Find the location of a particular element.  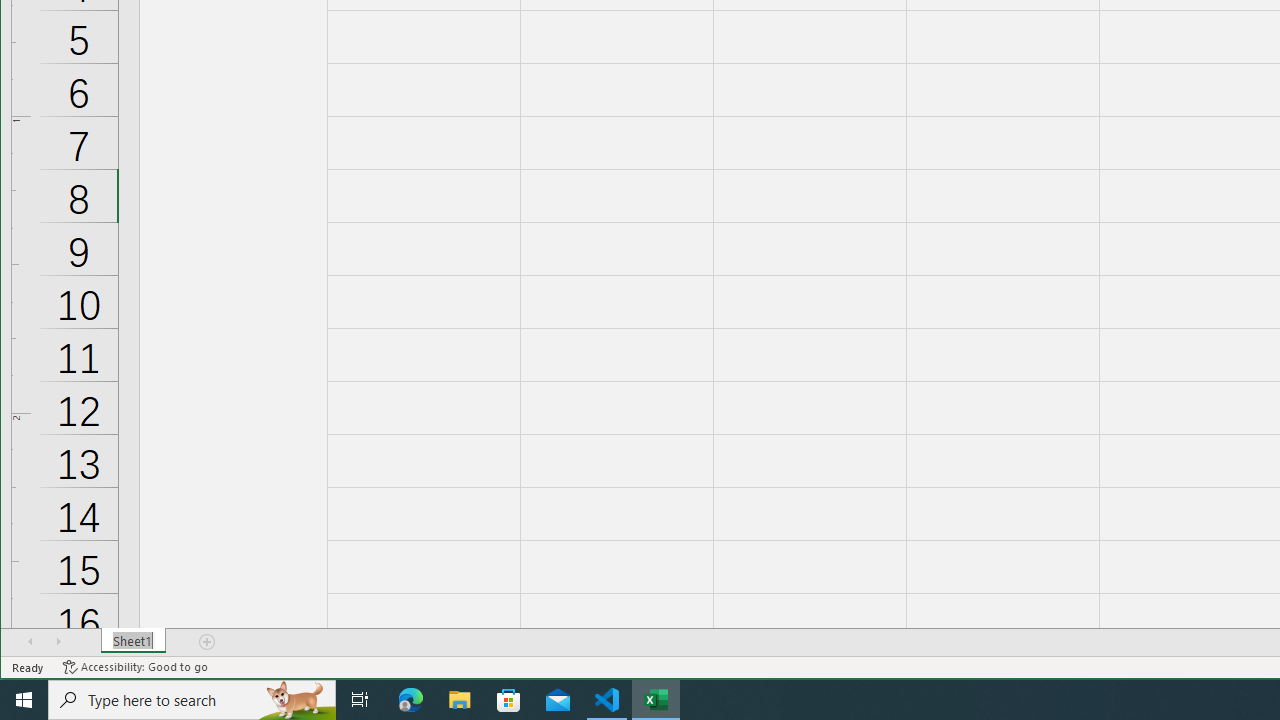

'Search highlights icon opens search home window' is located at coordinates (294, 698).